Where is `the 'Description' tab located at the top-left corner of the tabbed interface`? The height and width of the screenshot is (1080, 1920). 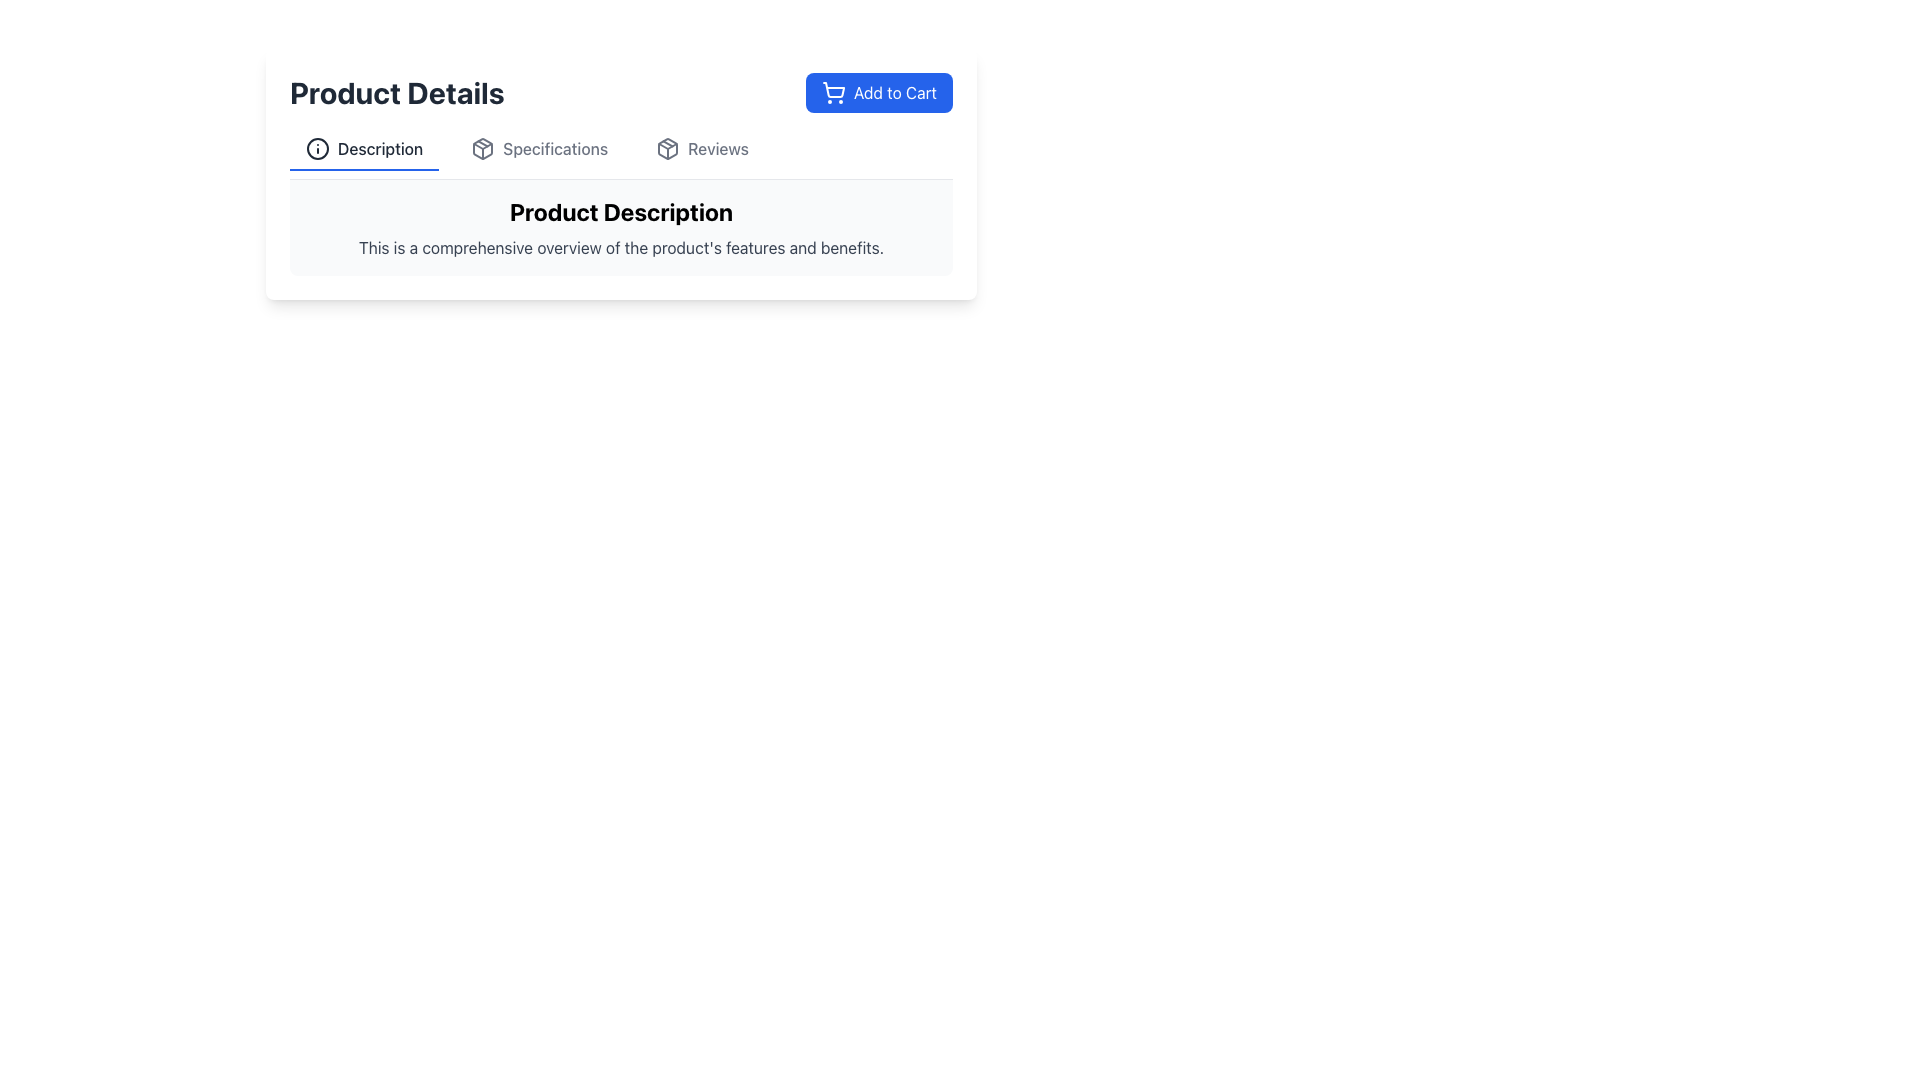 the 'Description' tab located at the top-left corner of the tabbed interface is located at coordinates (364, 149).